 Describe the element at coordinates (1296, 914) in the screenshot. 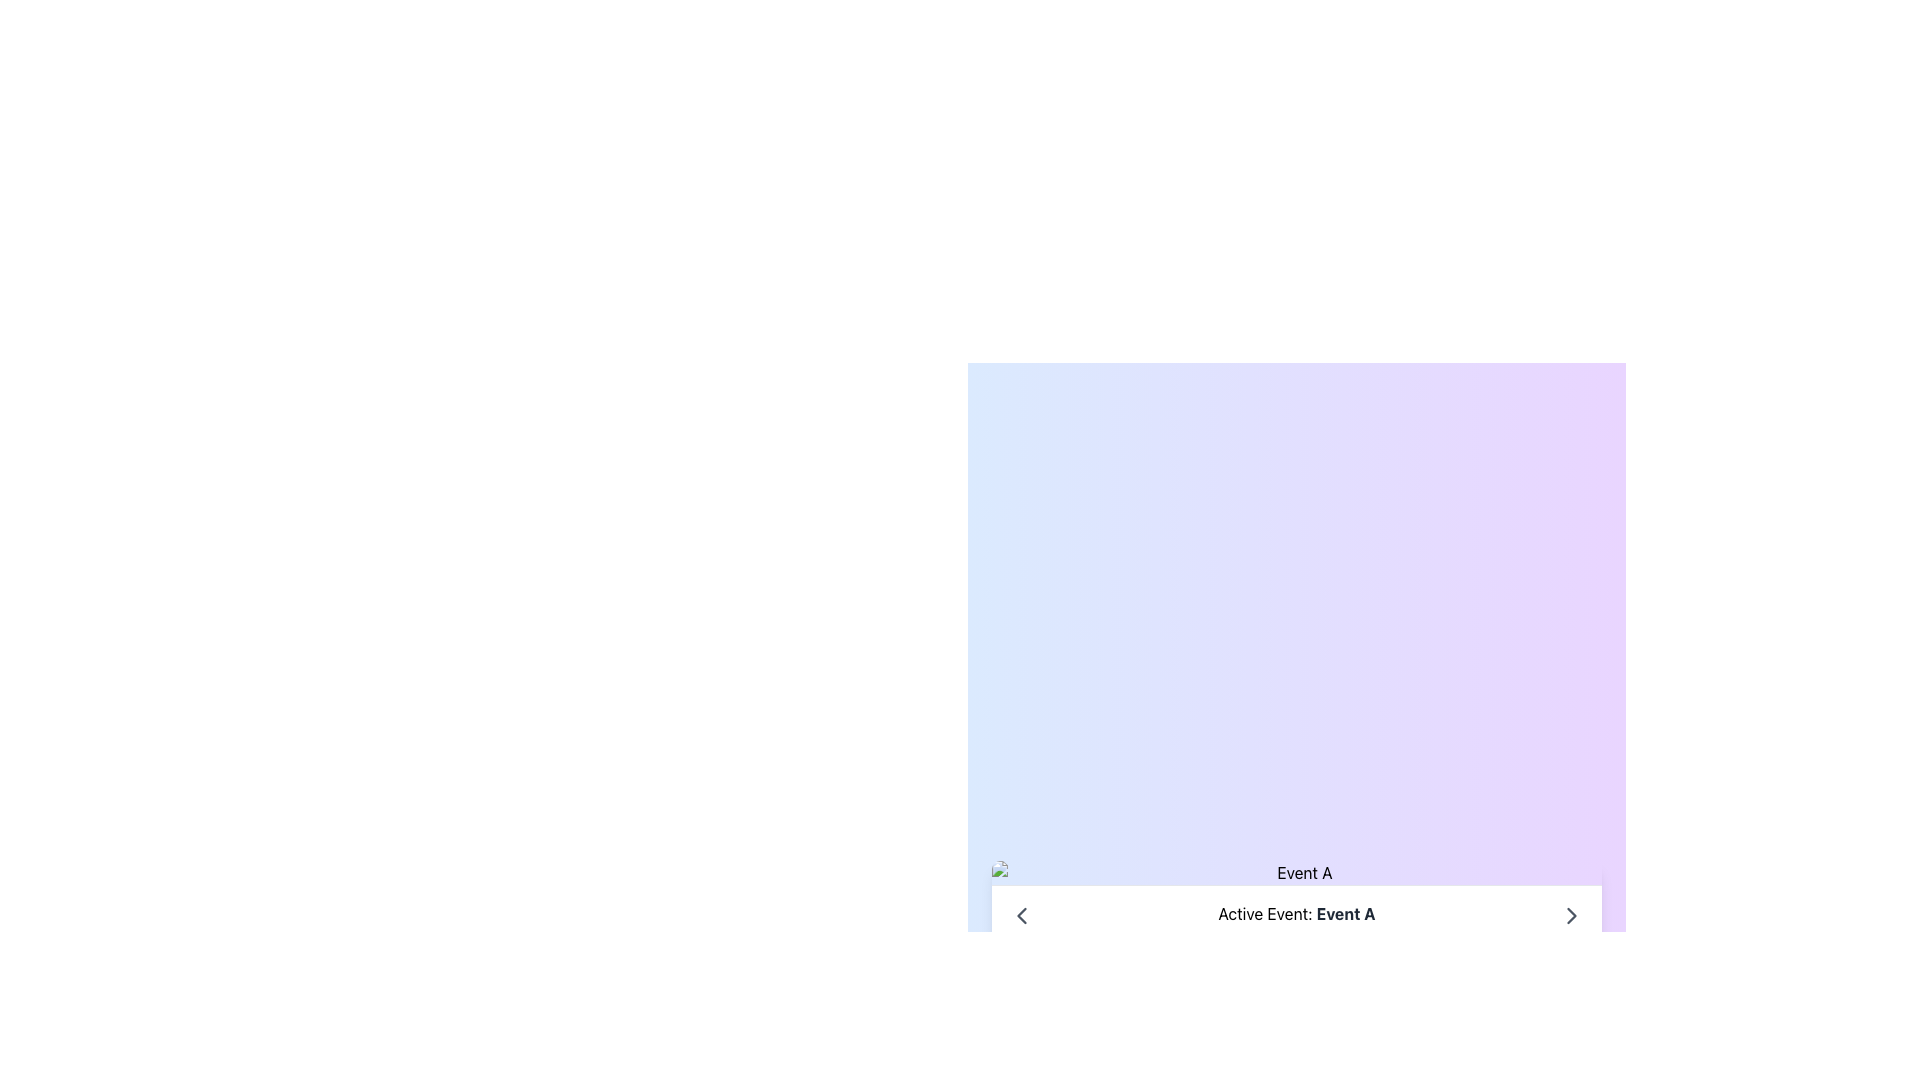

I see `the text label that displays 'Active Event: Event A', which is styled in bold black font against a white background, located centrally at the bottom of the interface` at that location.